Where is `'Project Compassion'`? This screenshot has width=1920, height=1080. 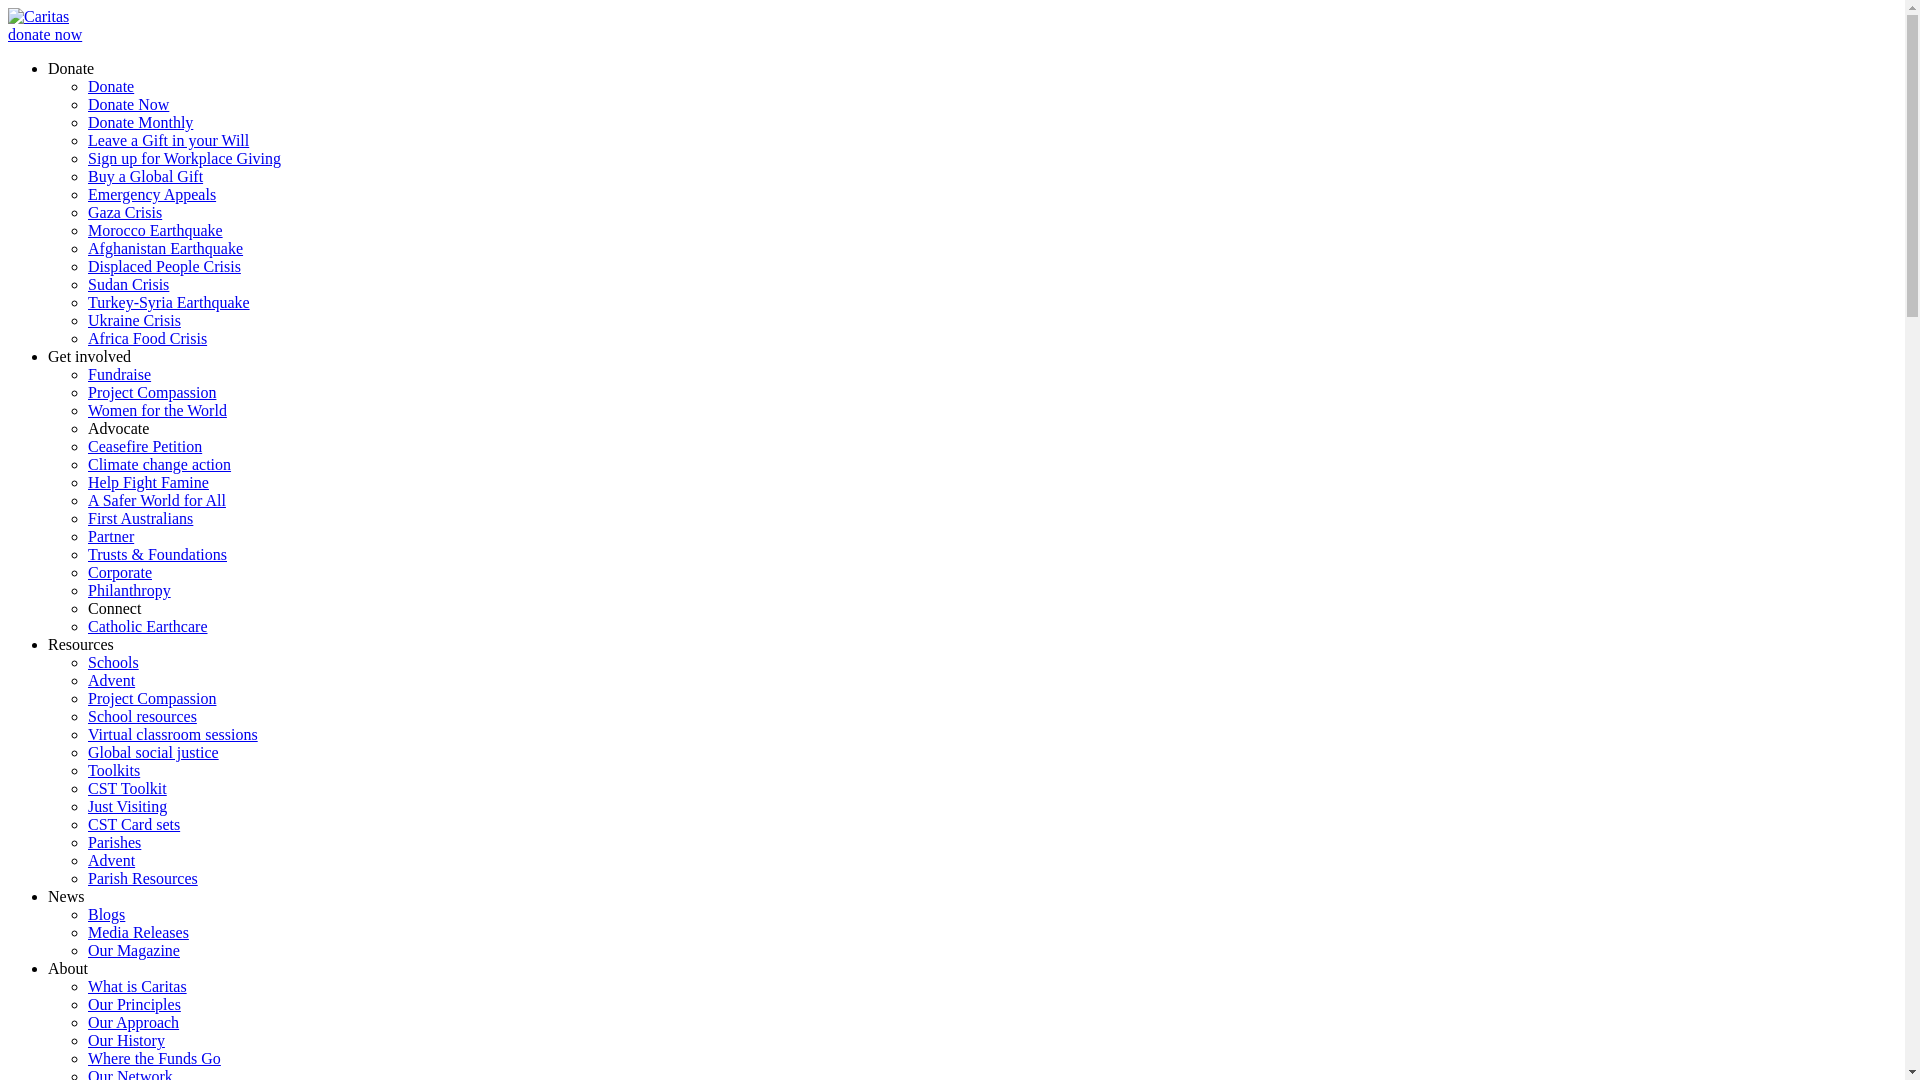
'Project Compassion' is located at coordinates (151, 697).